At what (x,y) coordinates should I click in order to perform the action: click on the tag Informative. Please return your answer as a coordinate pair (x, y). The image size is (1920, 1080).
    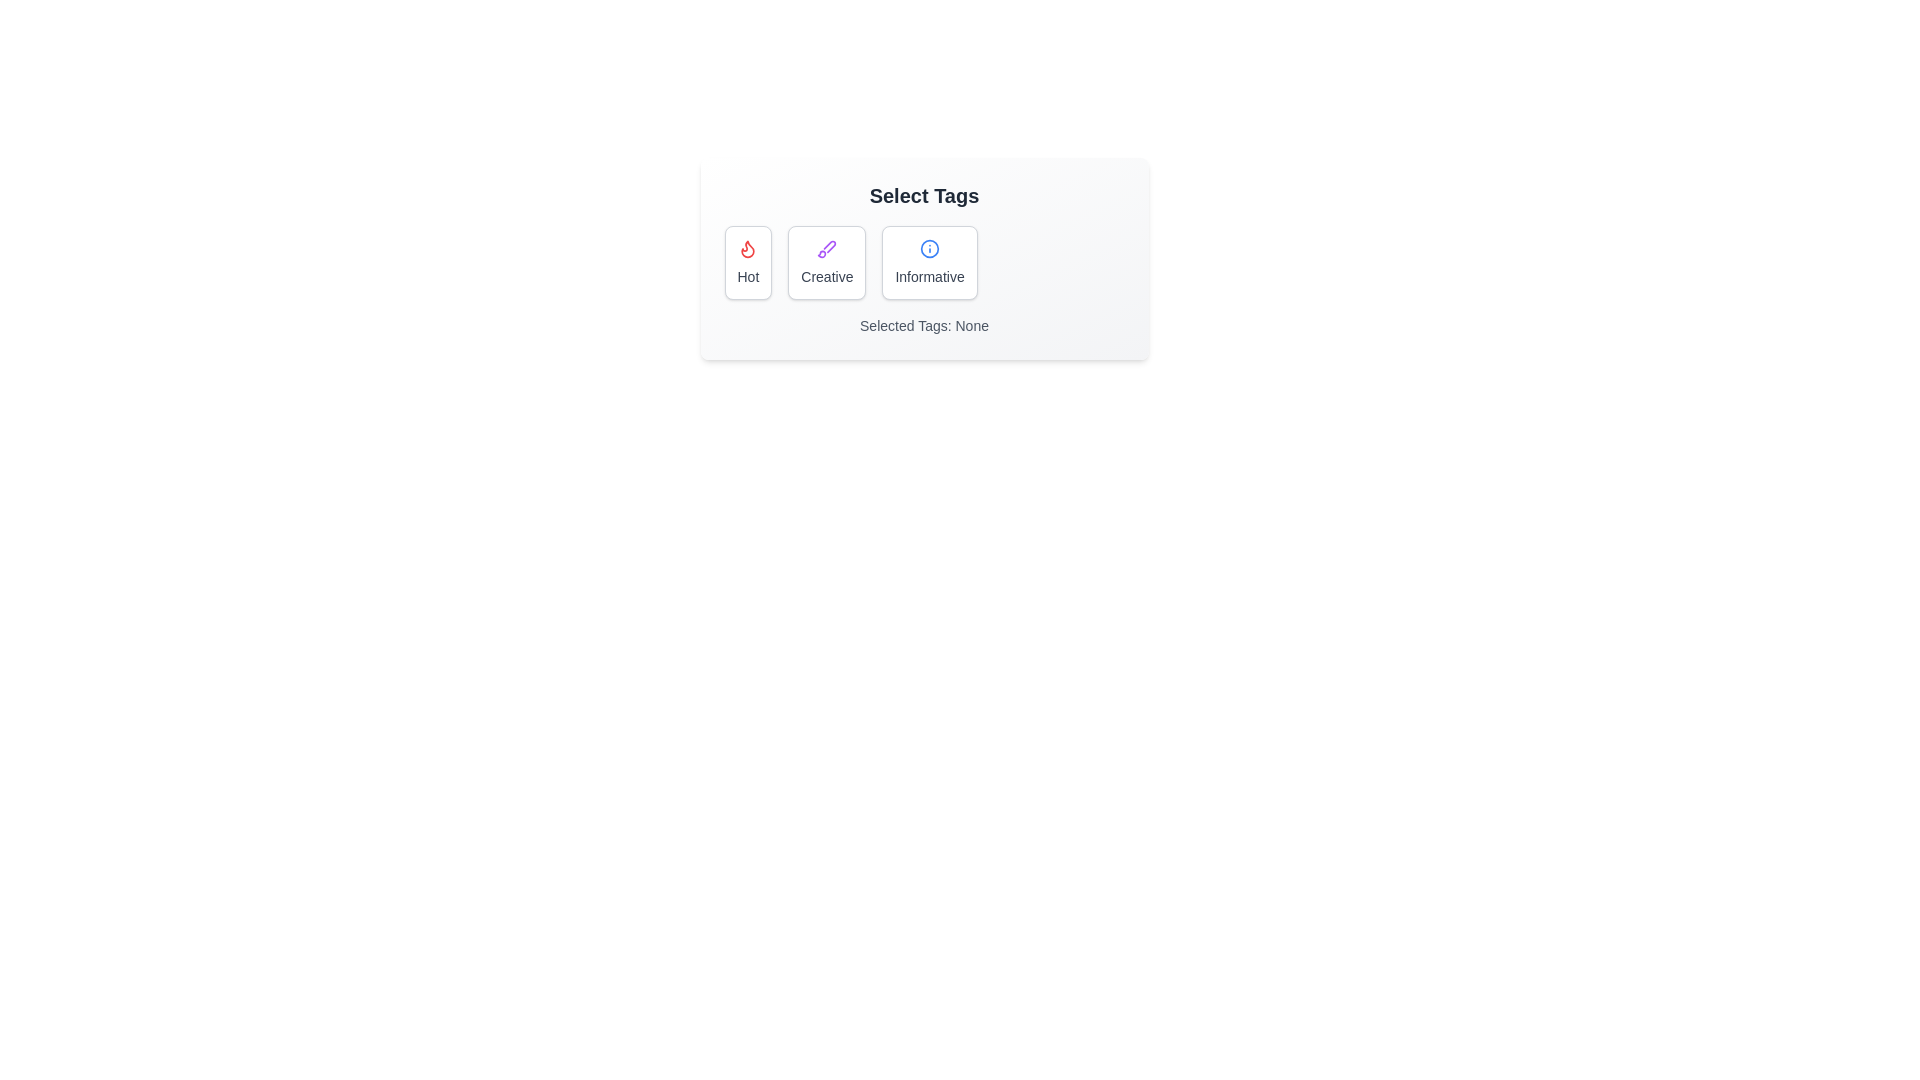
    Looking at the image, I should click on (929, 261).